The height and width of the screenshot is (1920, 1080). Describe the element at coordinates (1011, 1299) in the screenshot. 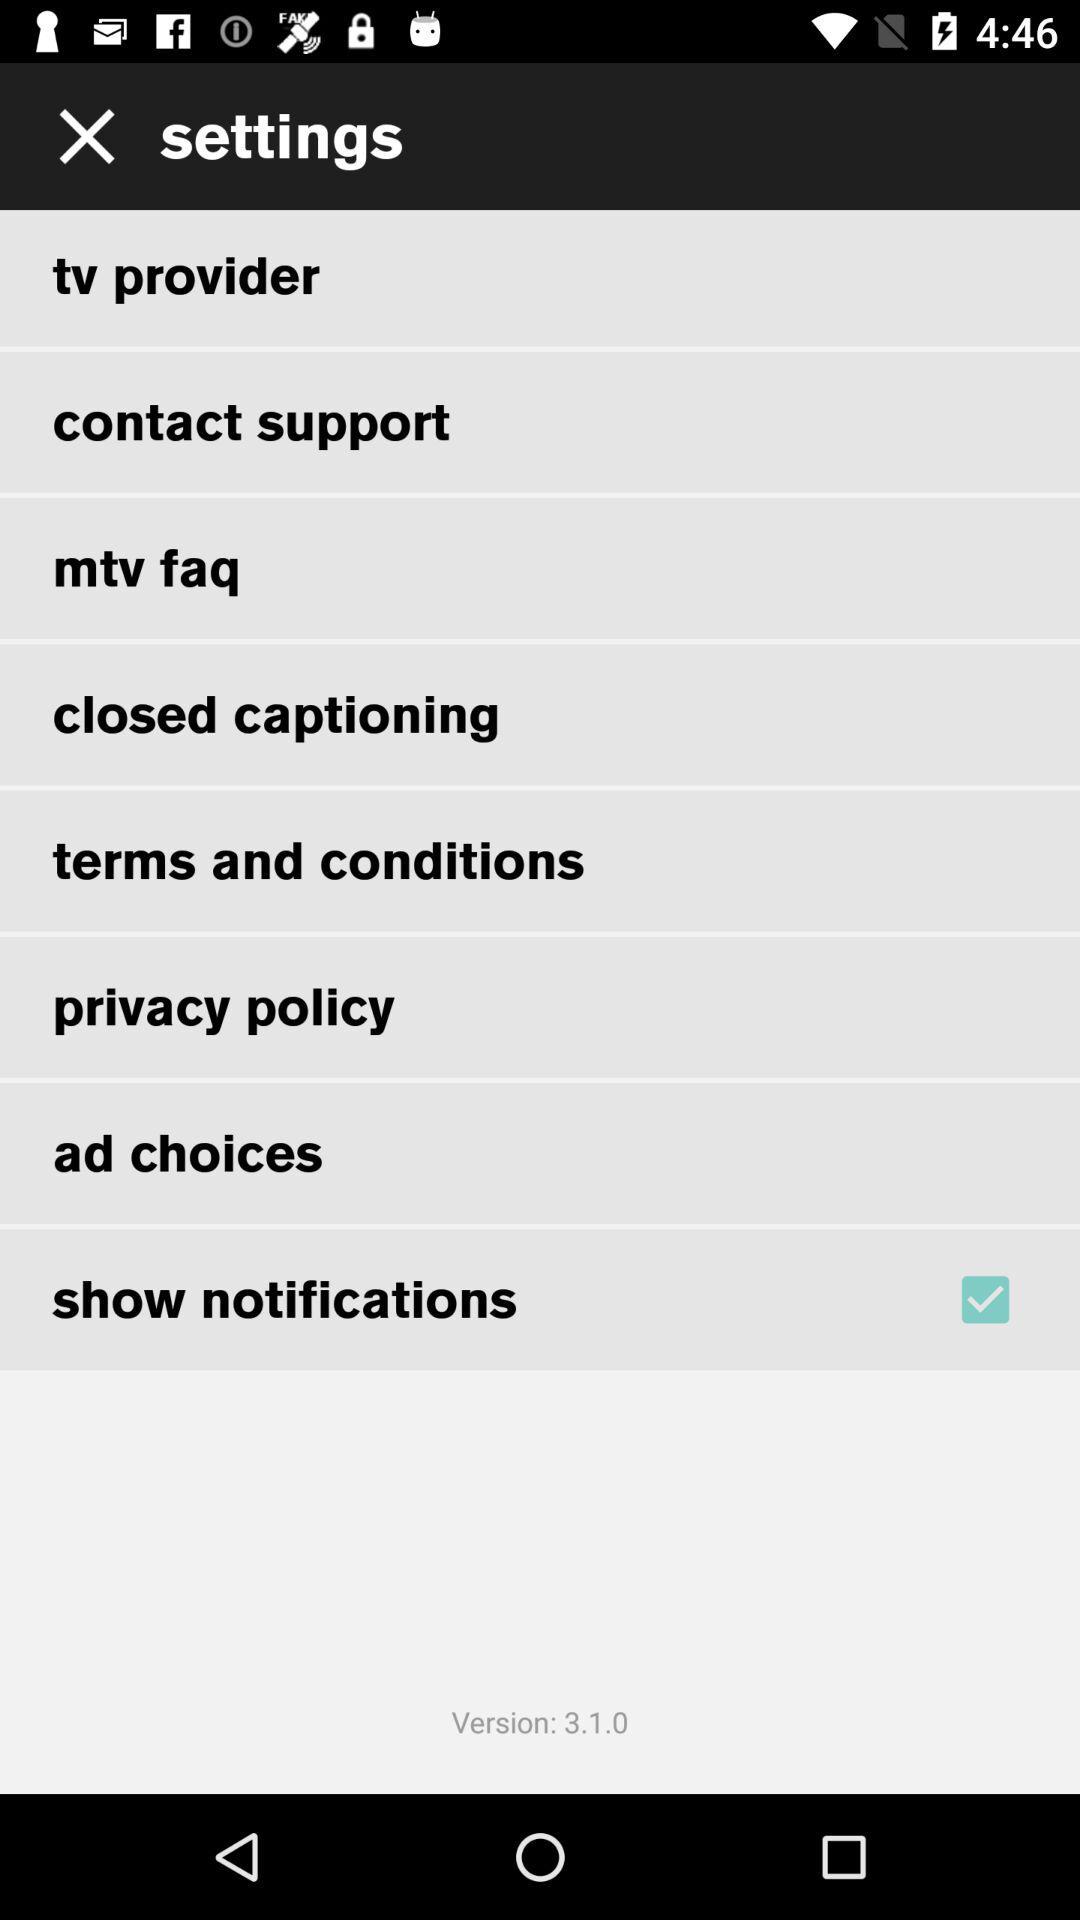

I see `to show notifications` at that location.